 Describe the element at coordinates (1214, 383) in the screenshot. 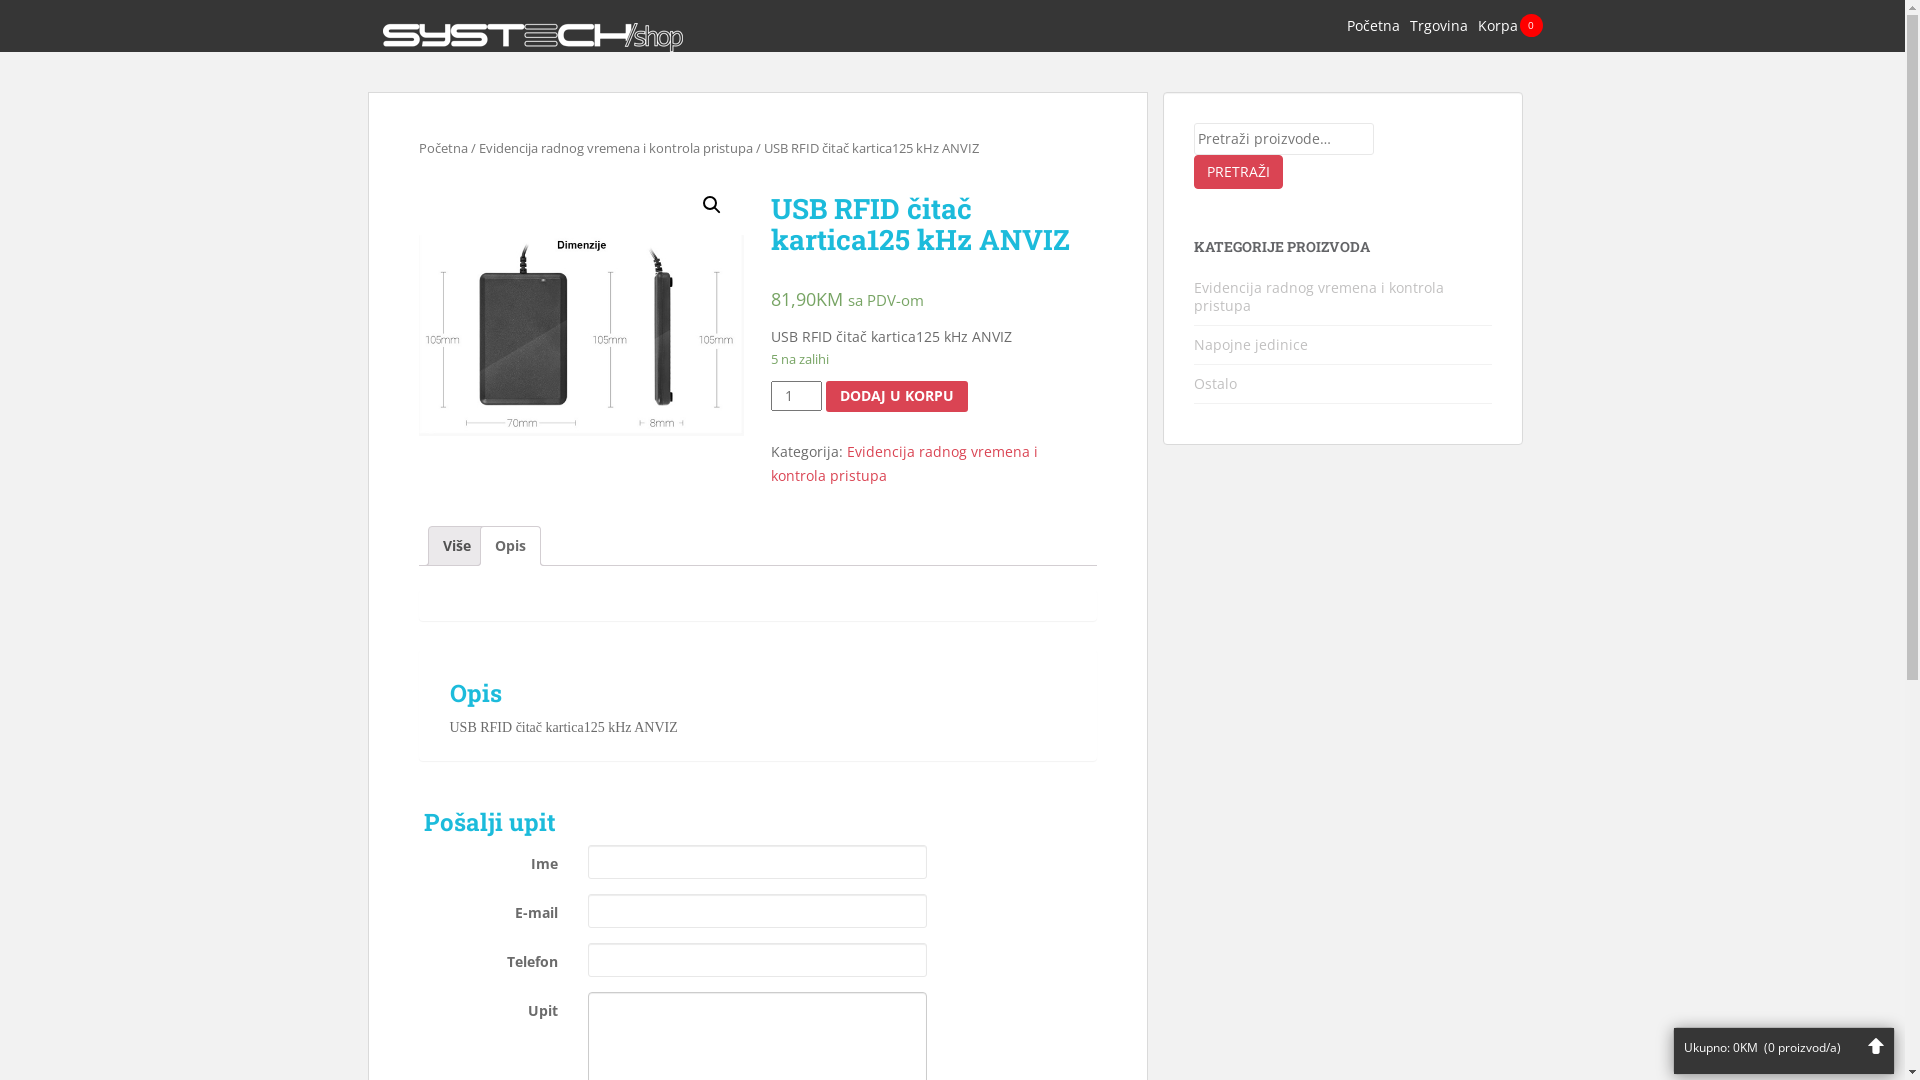

I see `'Ostalo'` at that location.